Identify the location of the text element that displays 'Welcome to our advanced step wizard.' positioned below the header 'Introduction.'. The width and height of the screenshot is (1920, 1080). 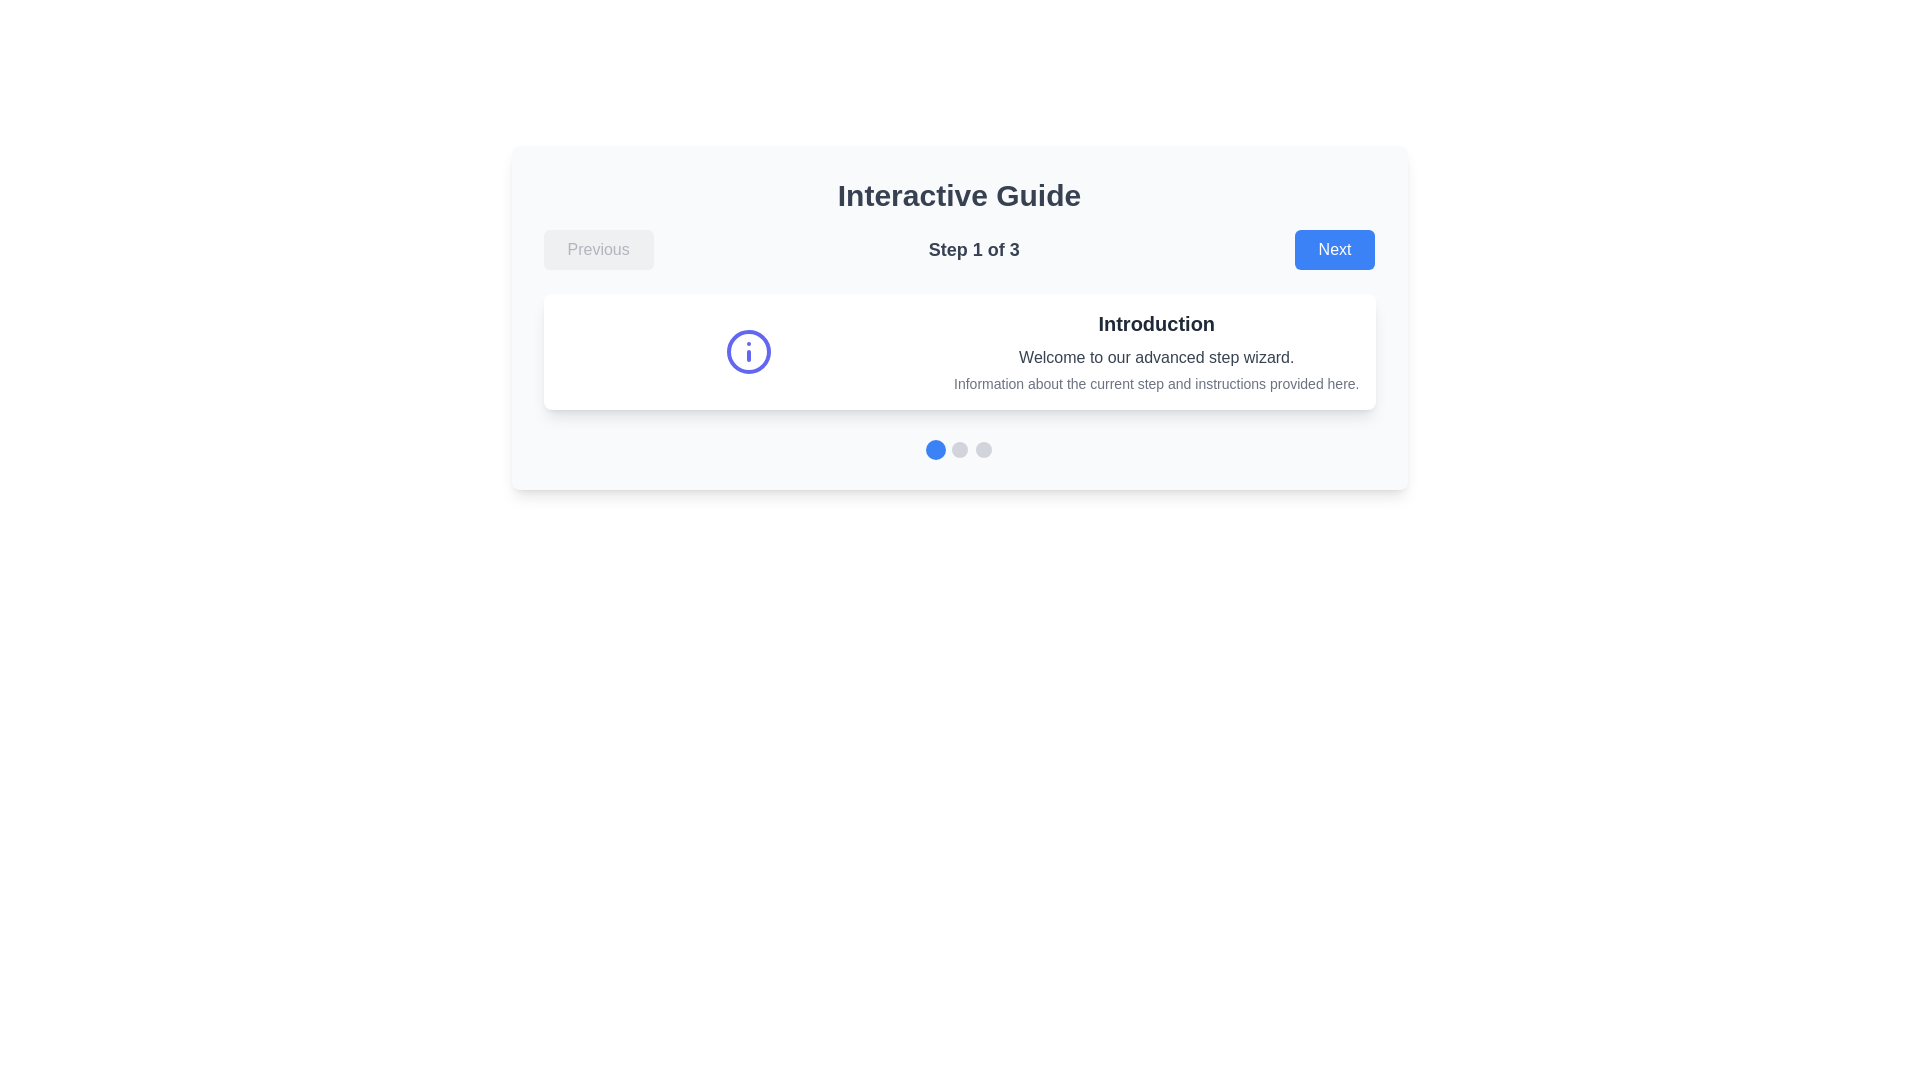
(1156, 357).